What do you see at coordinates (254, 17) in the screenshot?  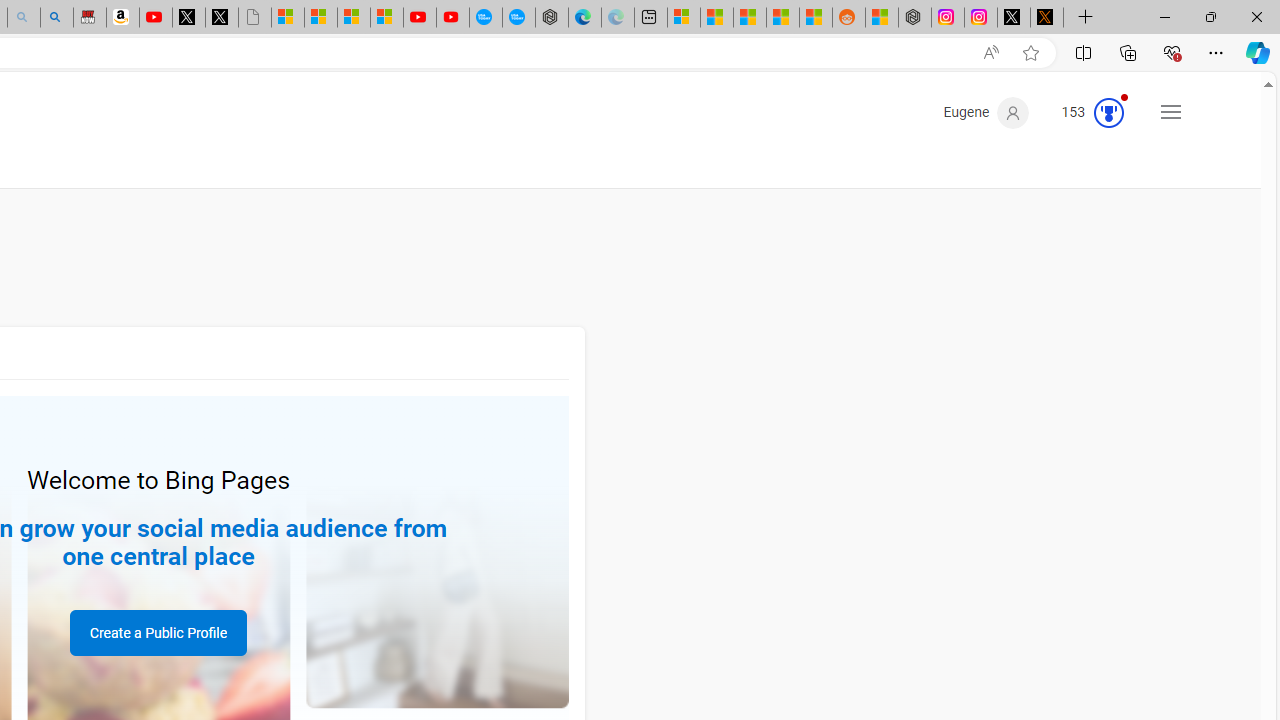 I see `'Untitled'` at bounding box center [254, 17].